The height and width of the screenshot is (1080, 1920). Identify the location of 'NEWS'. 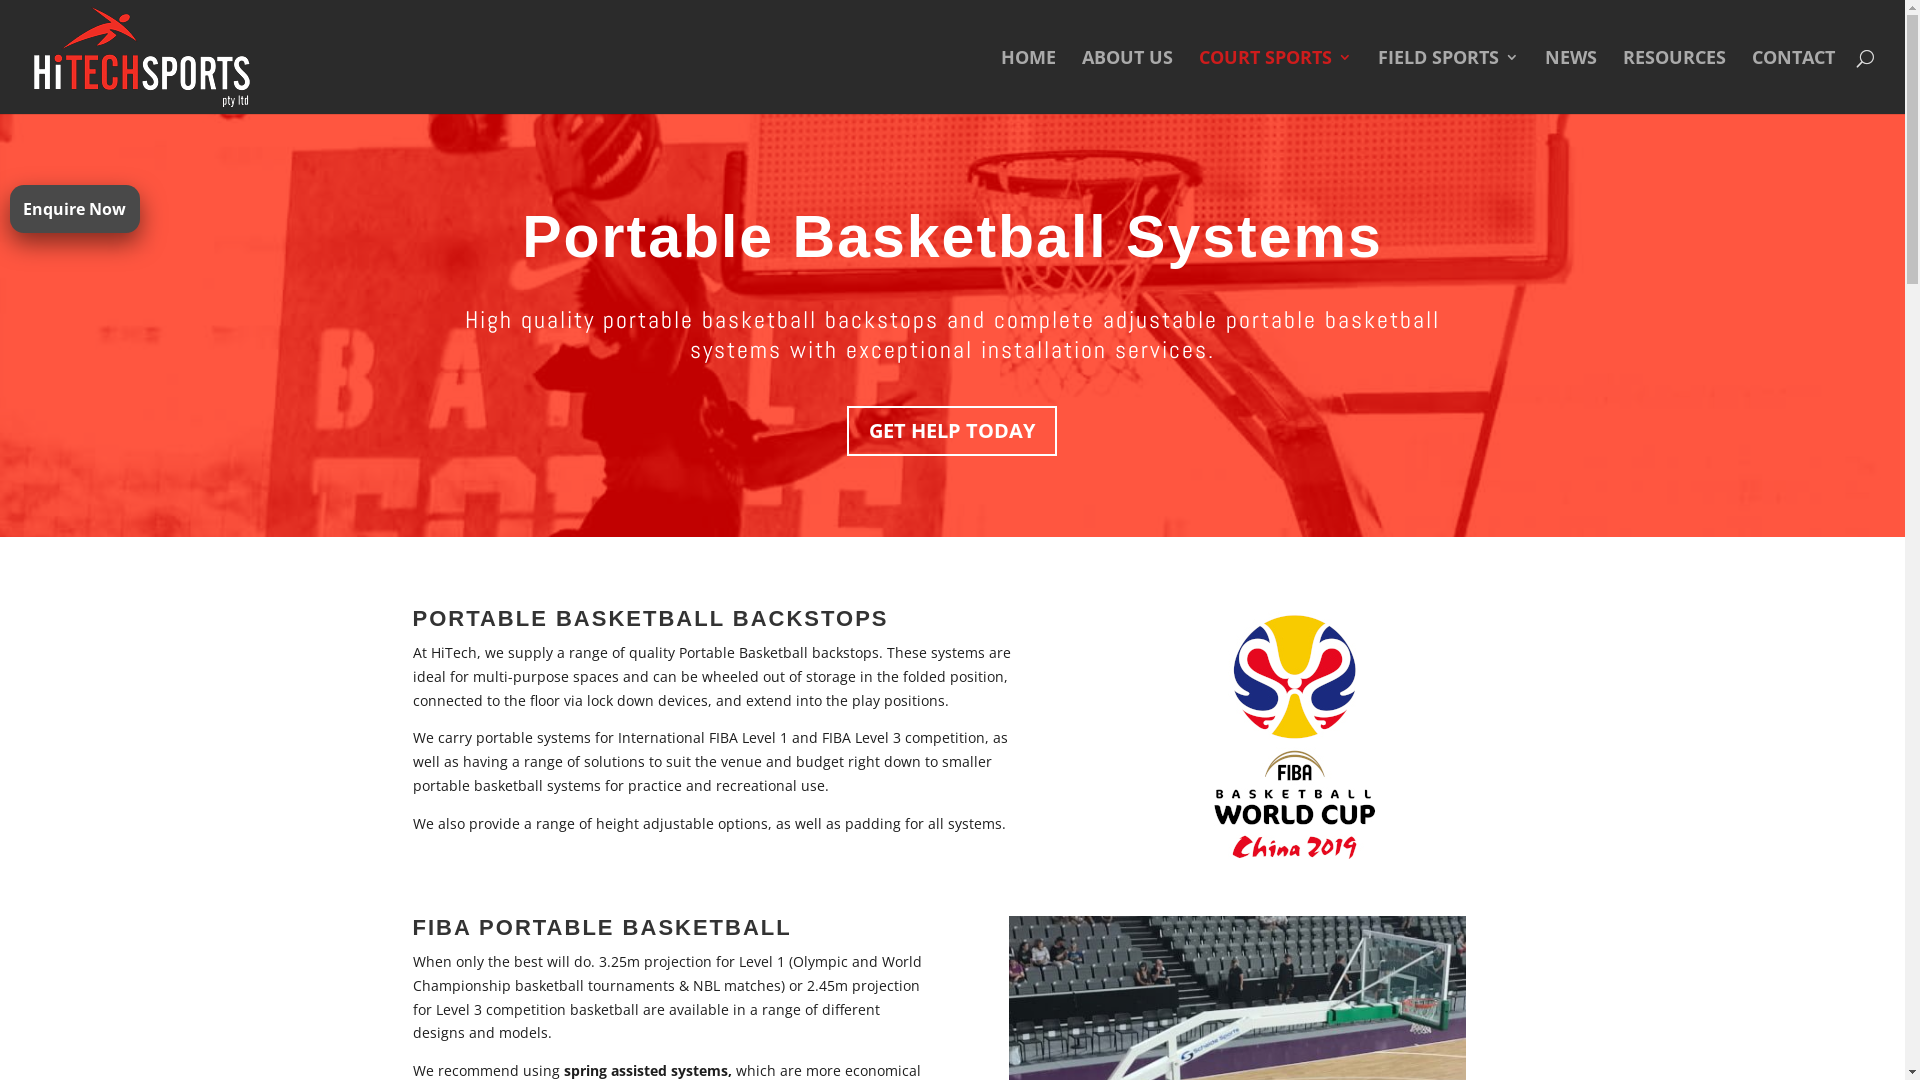
(1569, 80).